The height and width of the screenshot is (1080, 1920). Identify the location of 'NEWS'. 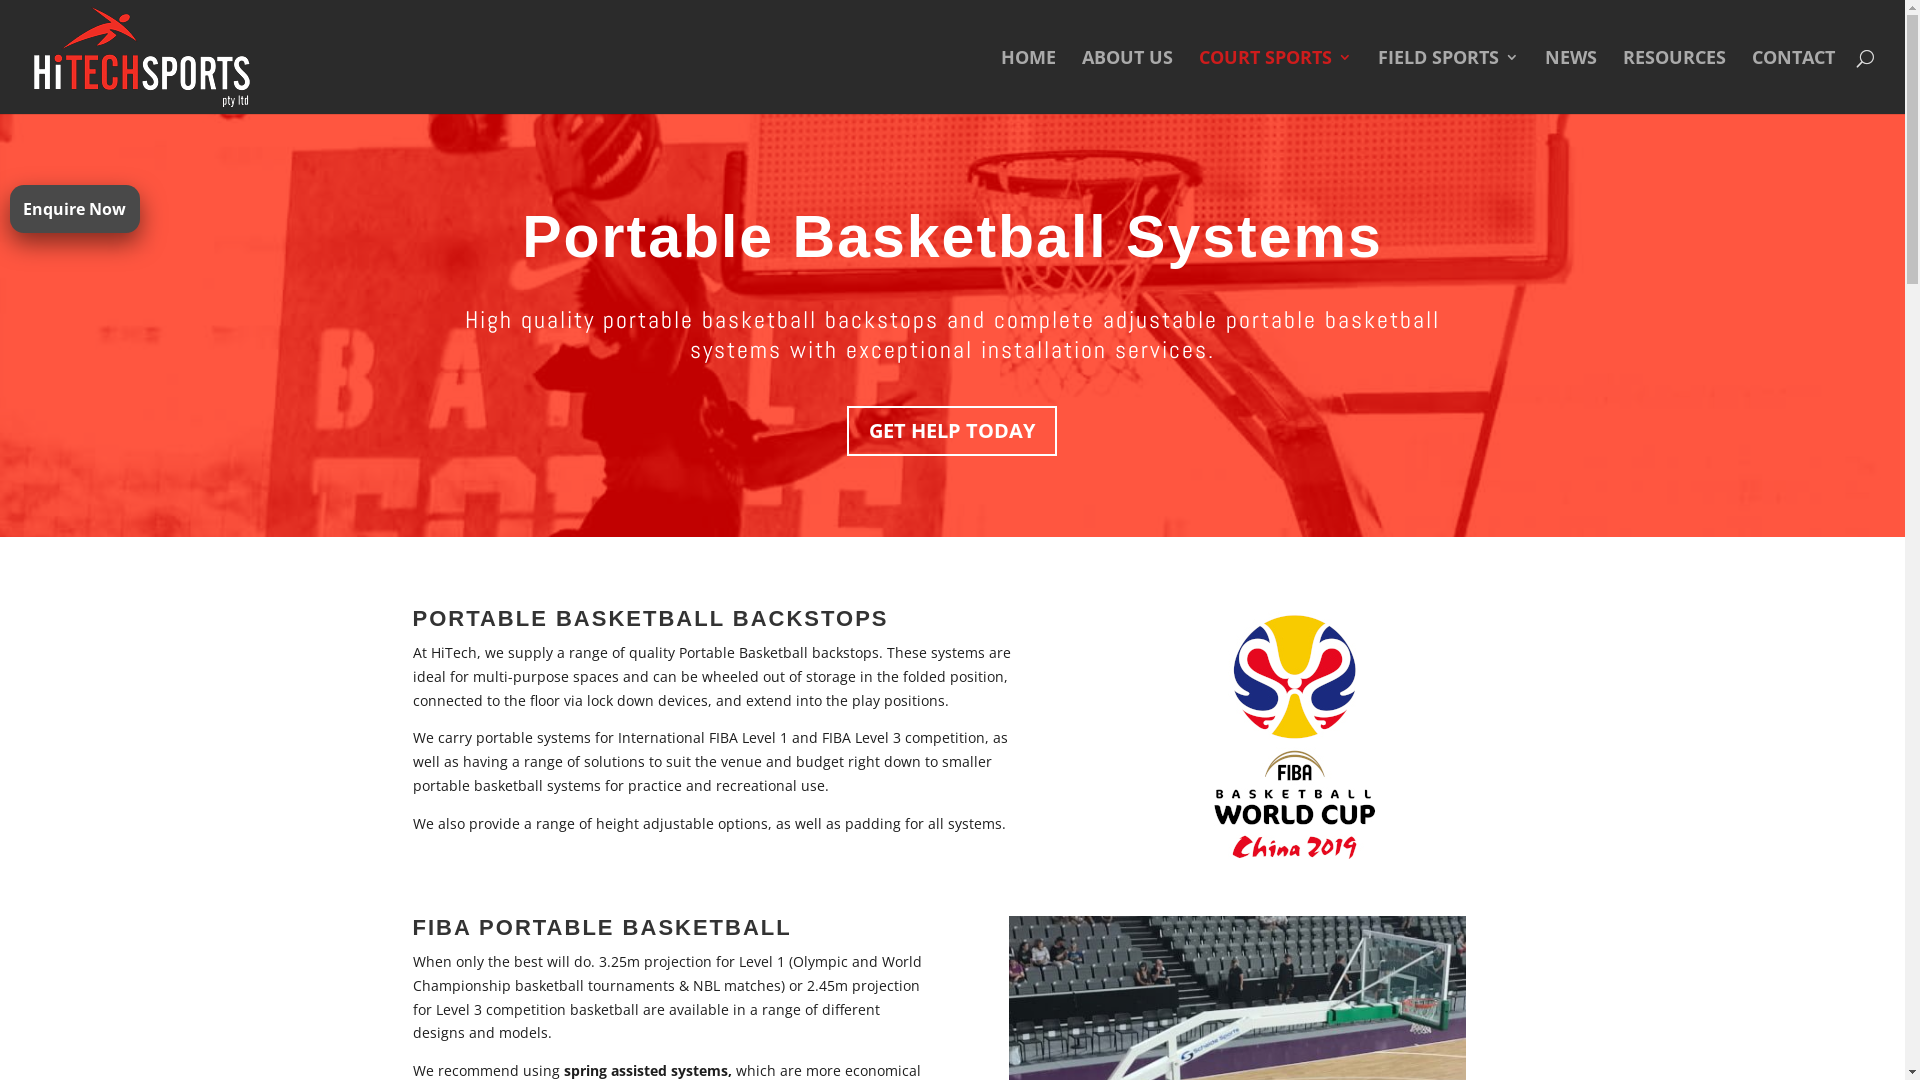
(1569, 80).